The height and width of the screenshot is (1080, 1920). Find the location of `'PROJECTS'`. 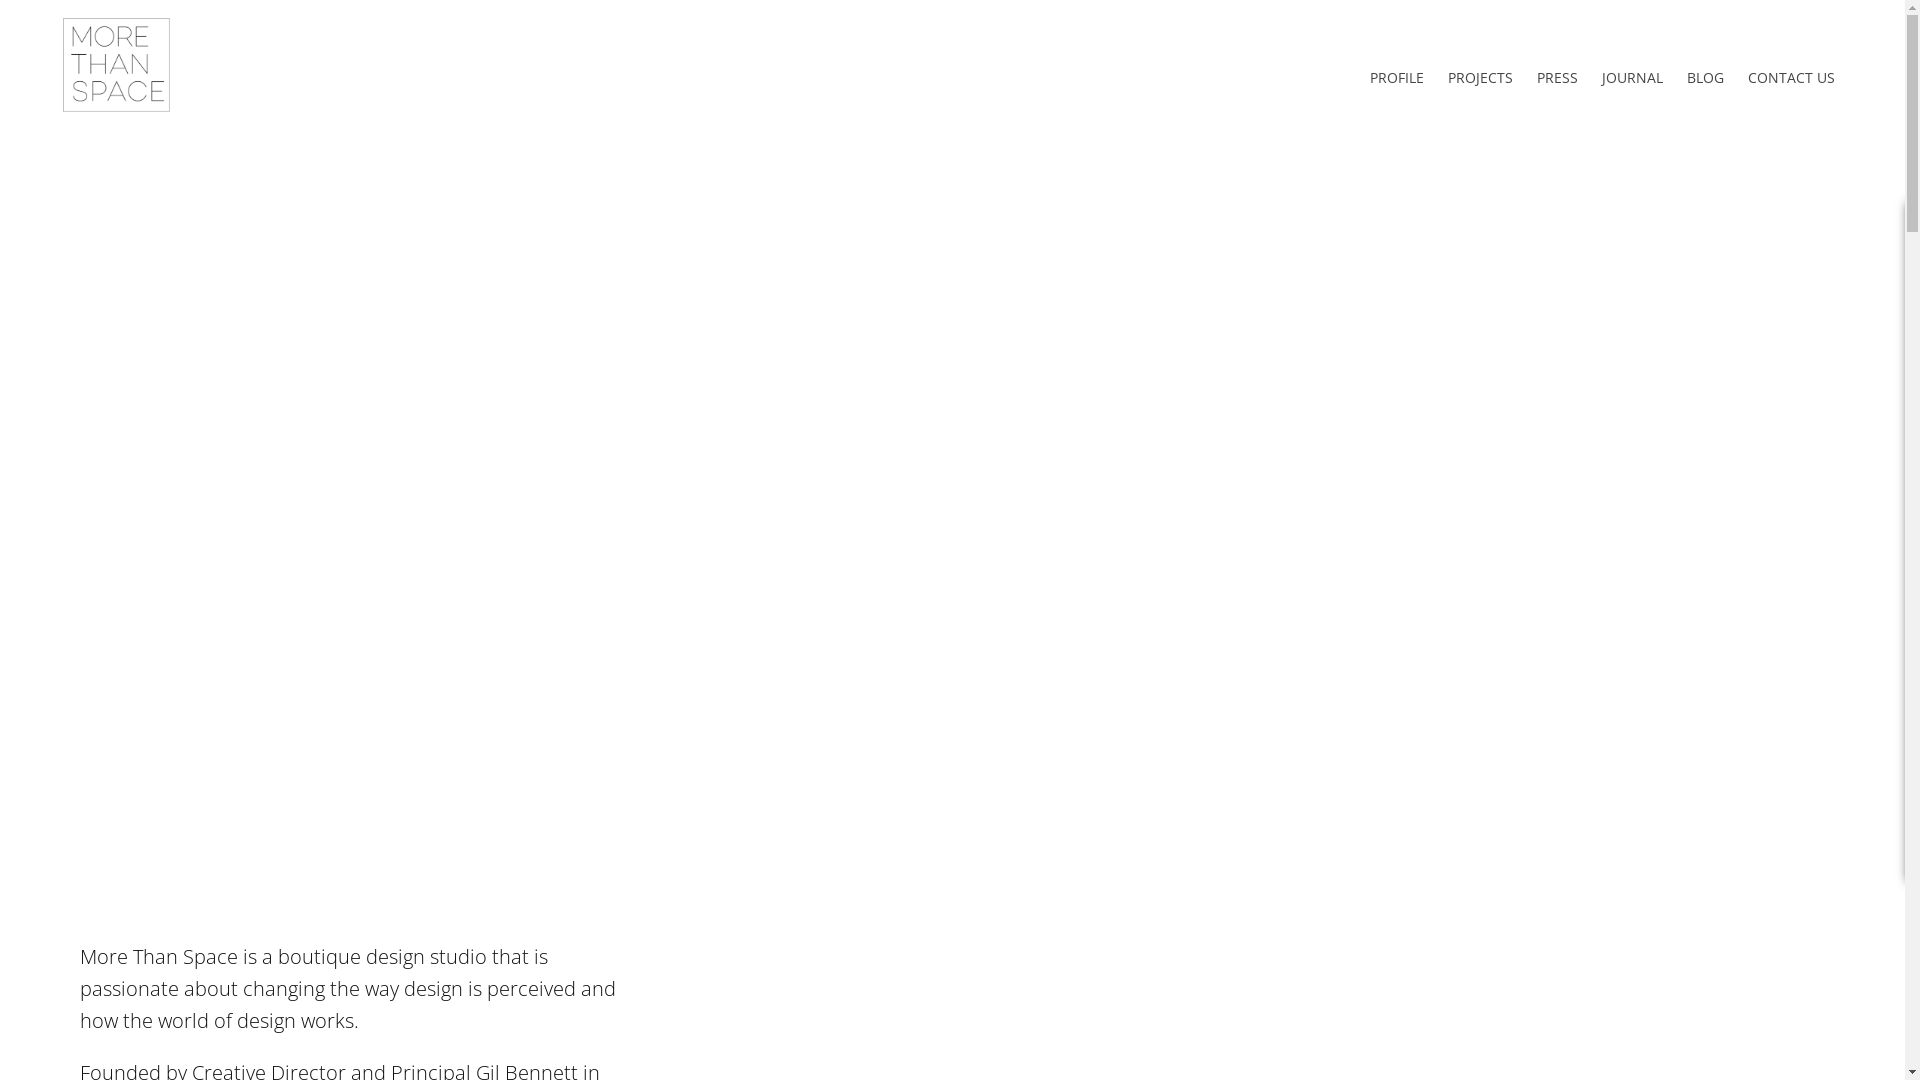

'PROJECTS' is located at coordinates (1480, 76).